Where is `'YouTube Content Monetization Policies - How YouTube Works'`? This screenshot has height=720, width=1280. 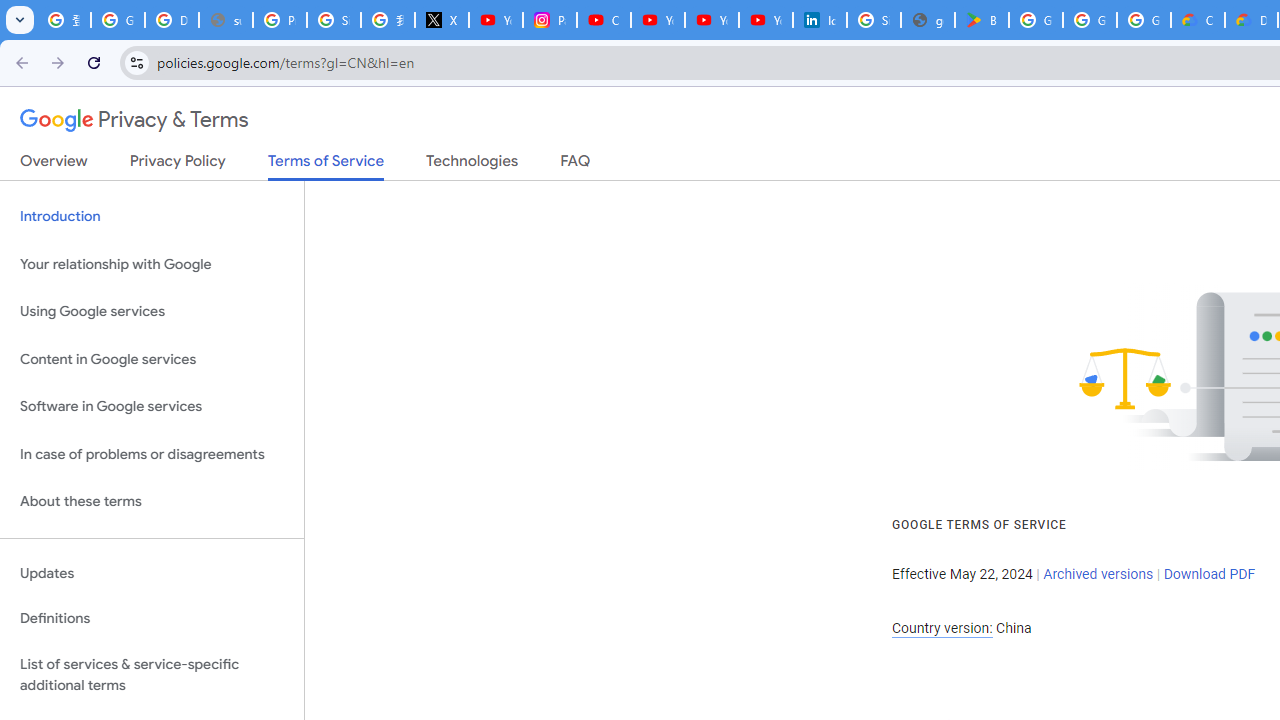
'YouTube Content Monetization Policies - How YouTube Works' is located at coordinates (496, 20).